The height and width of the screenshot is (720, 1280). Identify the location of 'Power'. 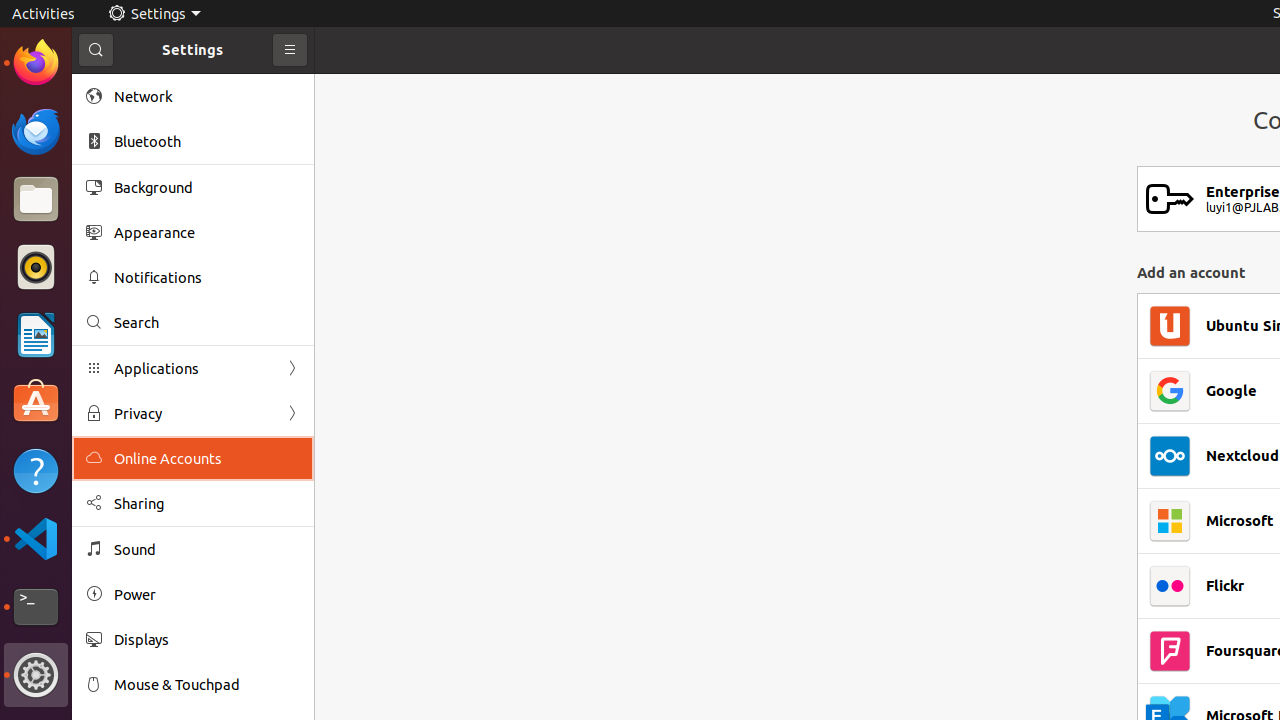
(206, 593).